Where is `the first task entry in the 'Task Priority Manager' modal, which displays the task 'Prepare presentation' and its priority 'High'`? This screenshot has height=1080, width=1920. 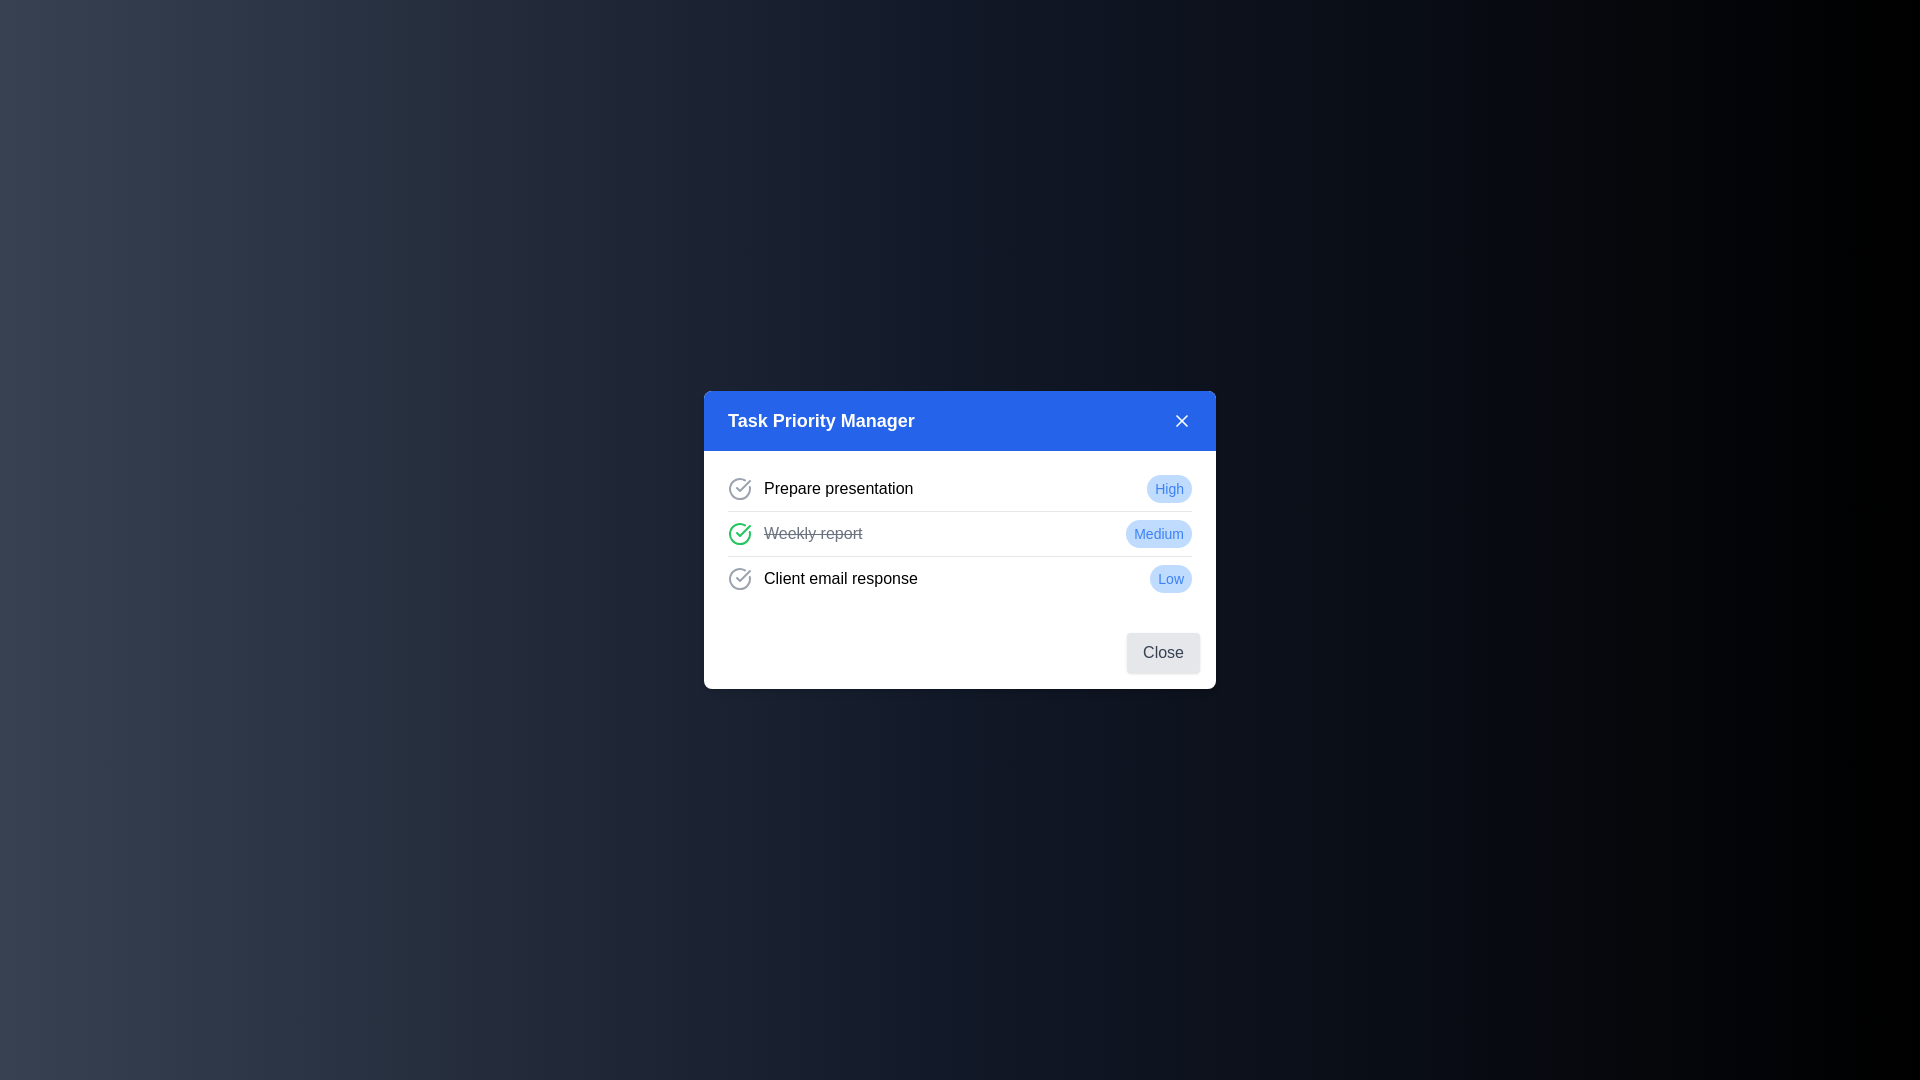 the first task entry in the 'Task Priority Manager' modal, which displays the task 'Prepare presentation' and its priority 'High' is located at coordinates (960, 489).